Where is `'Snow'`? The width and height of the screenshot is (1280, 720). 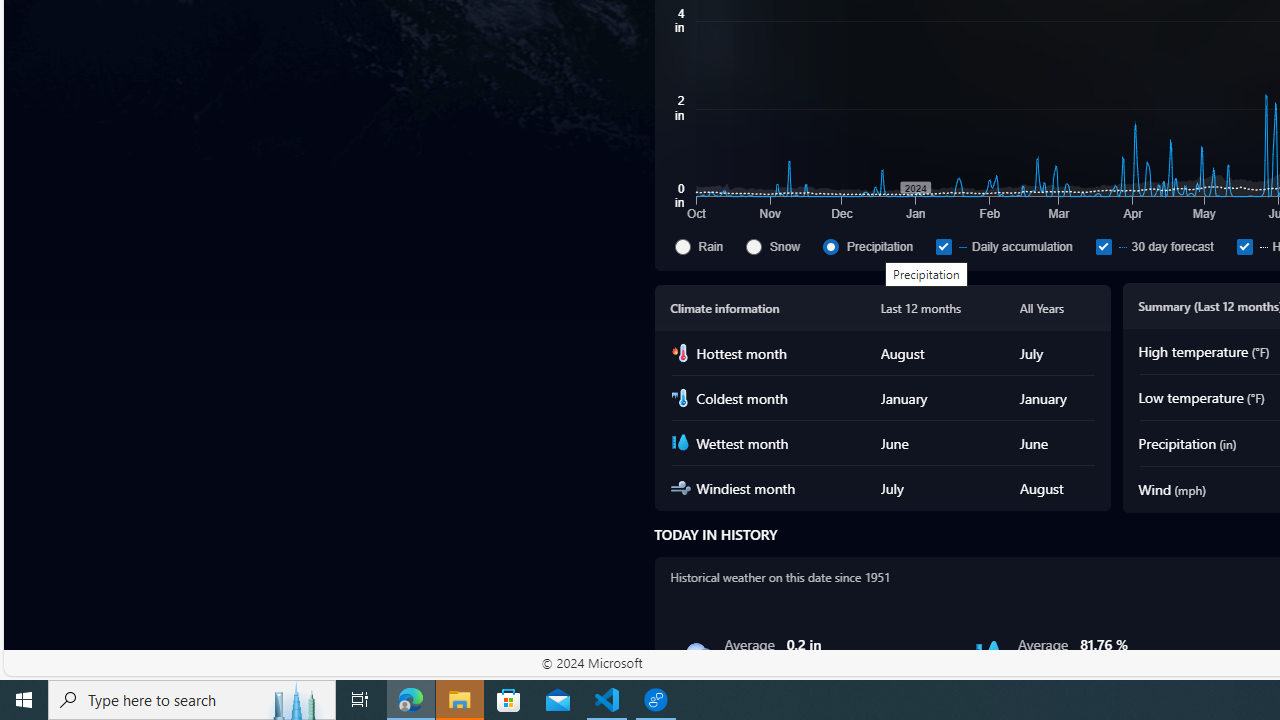 'Snow' is located at coordinates (753, 245).